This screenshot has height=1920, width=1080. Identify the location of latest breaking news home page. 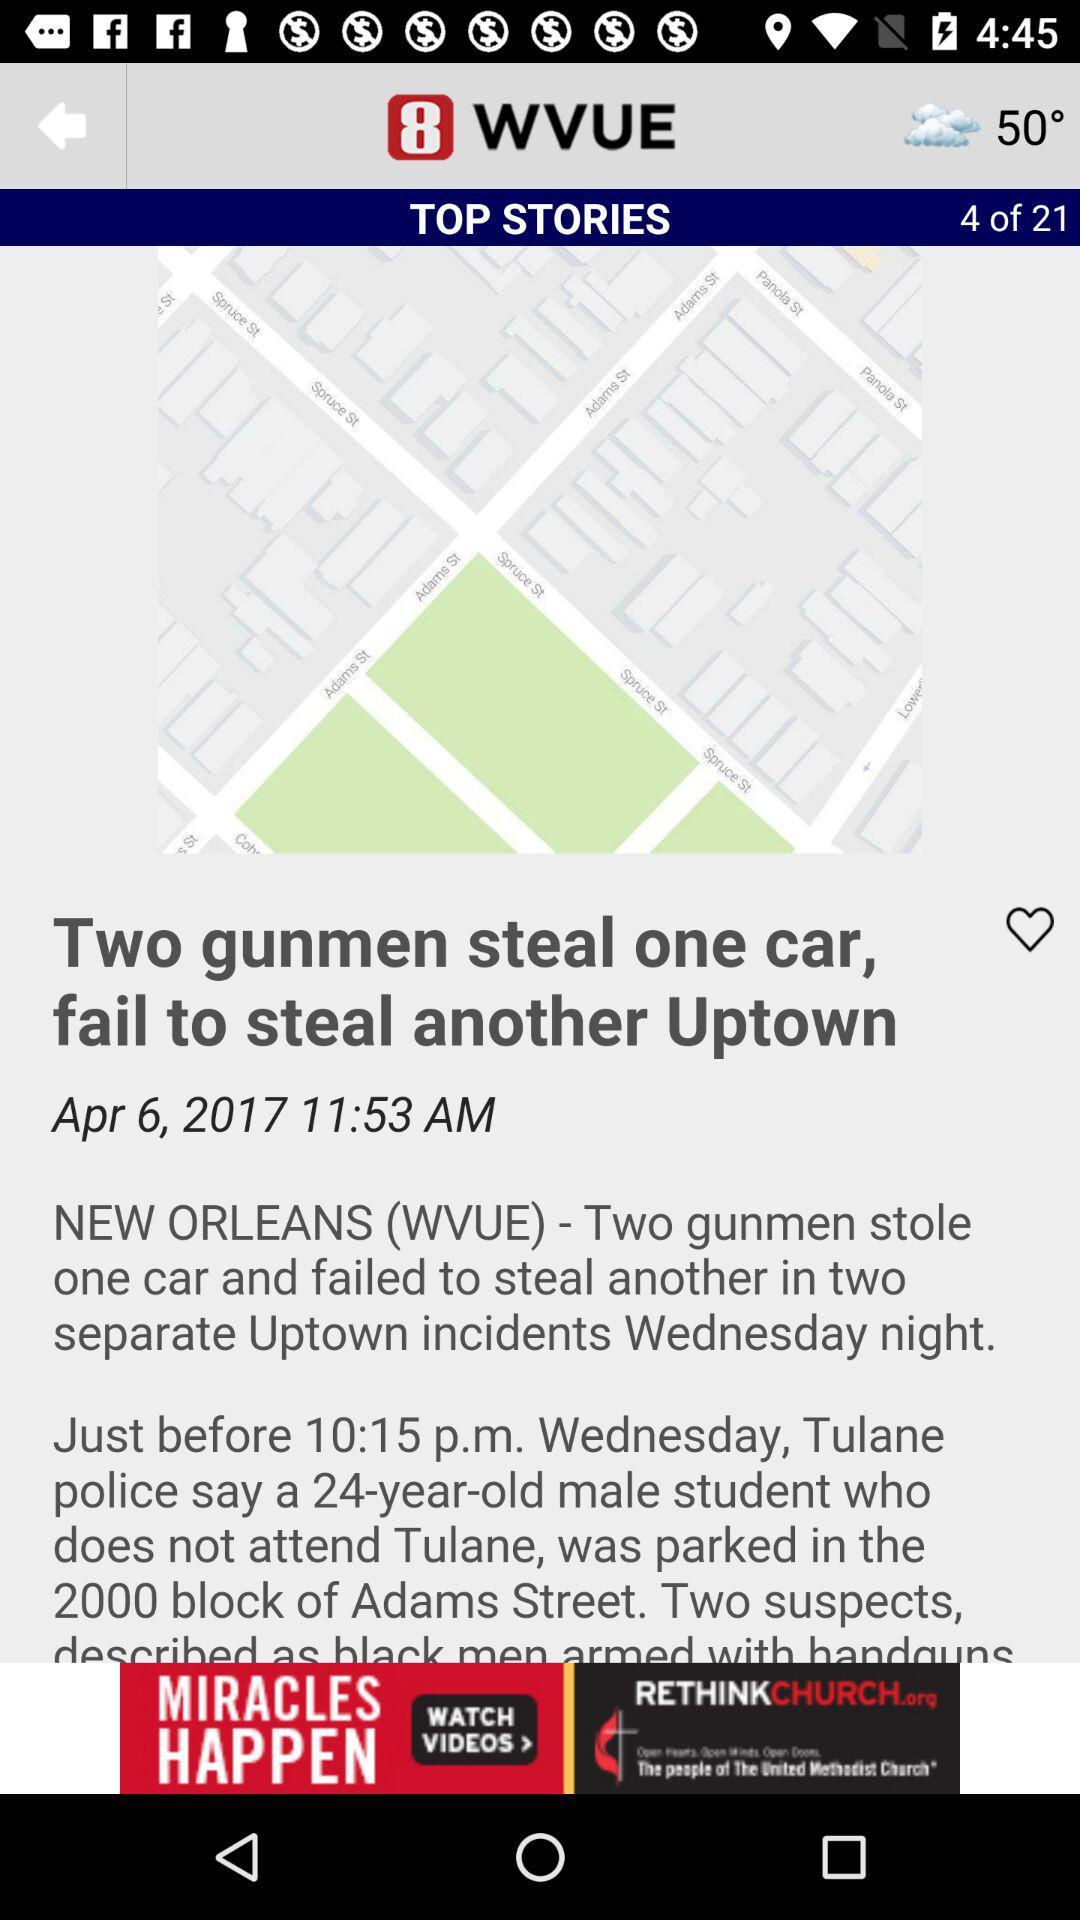
(540, 124).